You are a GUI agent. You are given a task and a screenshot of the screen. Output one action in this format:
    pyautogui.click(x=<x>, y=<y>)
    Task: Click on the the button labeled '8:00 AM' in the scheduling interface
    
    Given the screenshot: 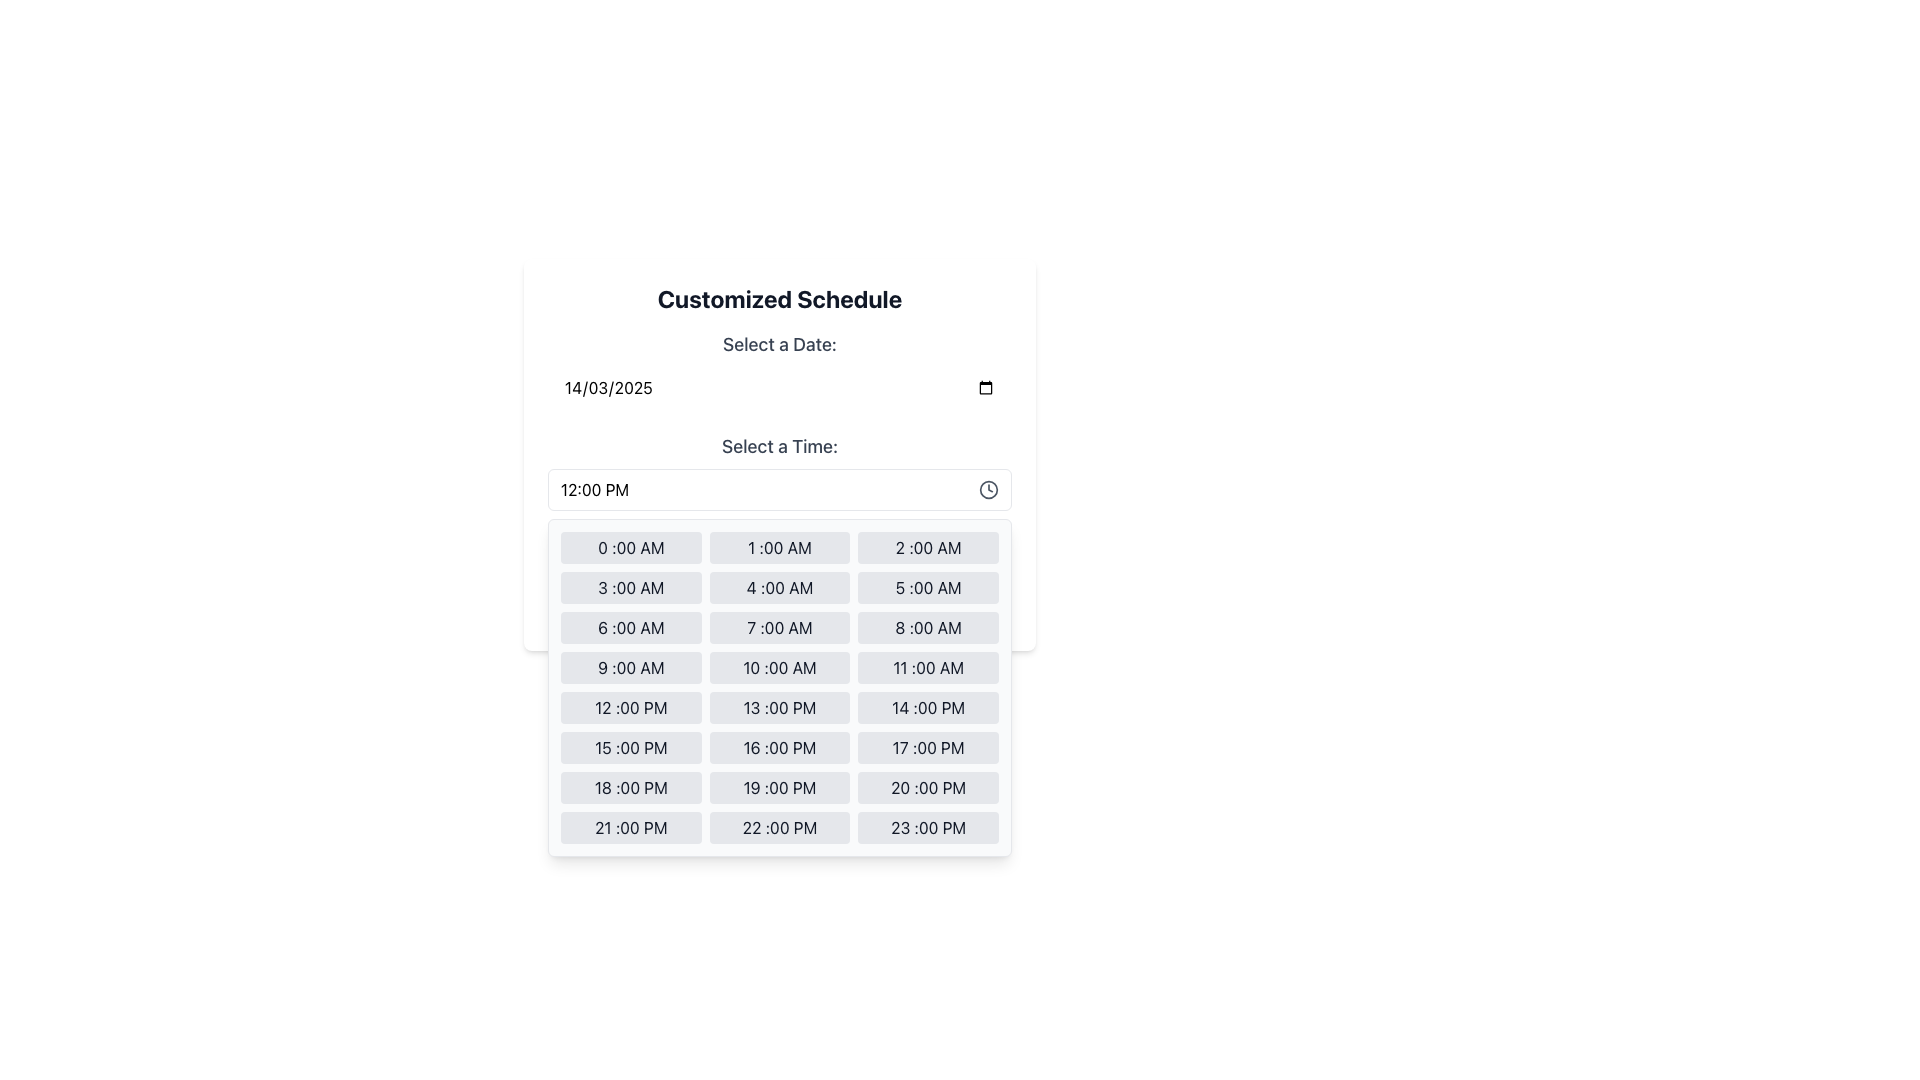 What is the action you would take?
    pyautogui.click(x=927, y=627)
    